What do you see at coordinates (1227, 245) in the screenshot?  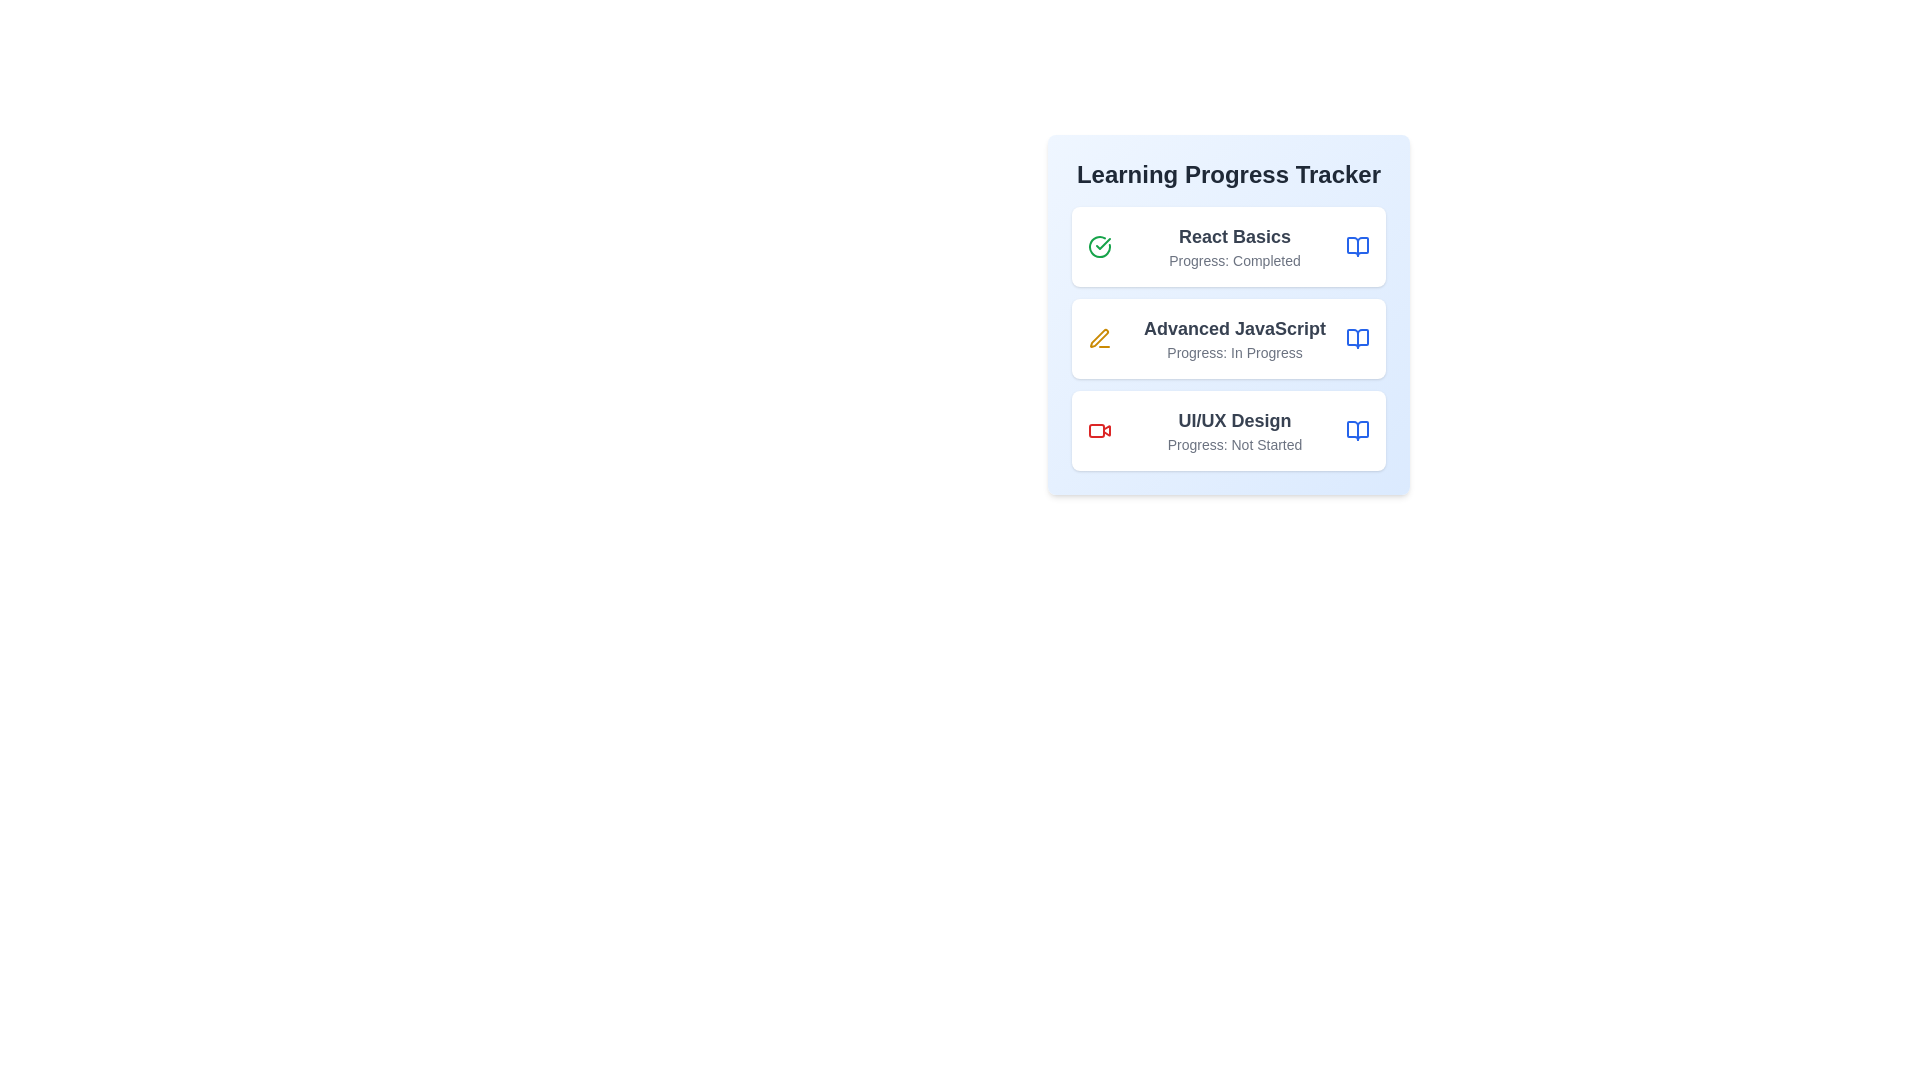 I see `the course item corresponding to React Basics` at bounding box center [1227, 245].